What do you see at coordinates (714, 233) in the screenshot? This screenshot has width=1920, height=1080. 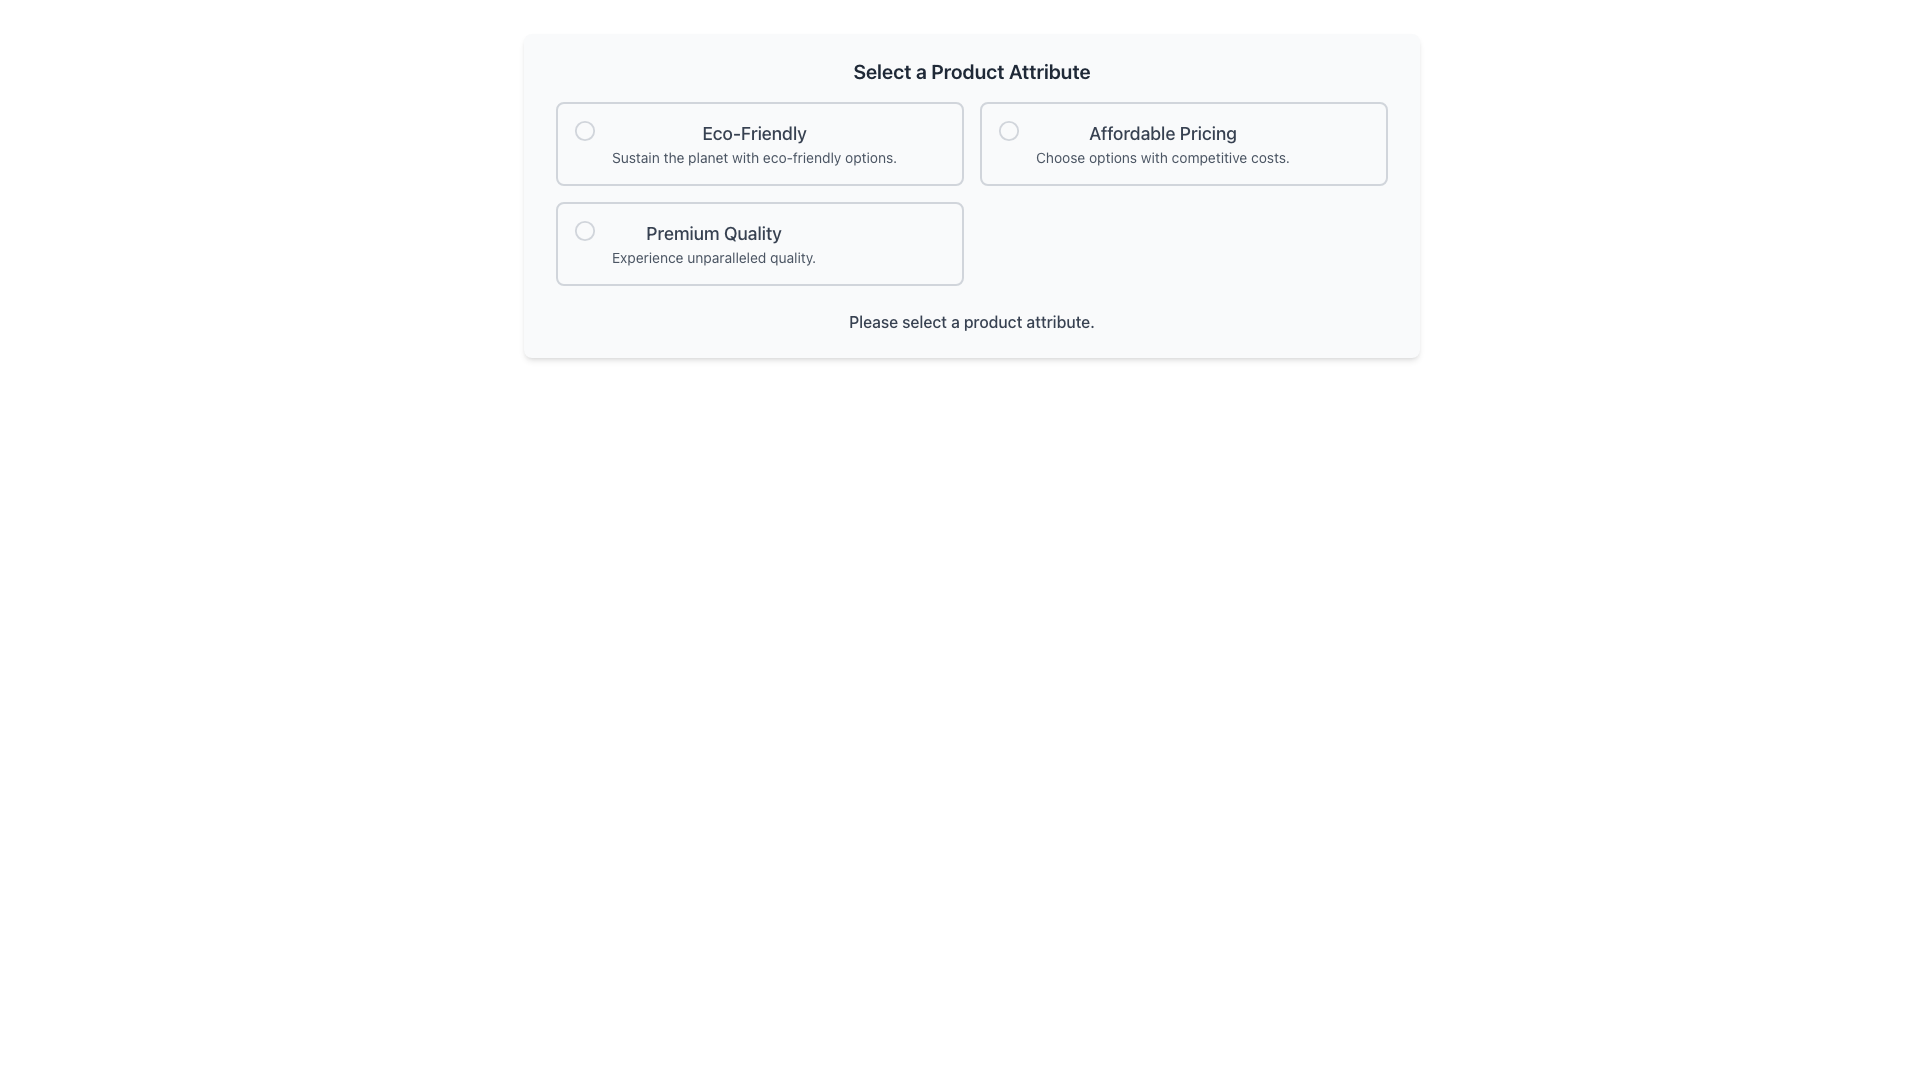 I see `title text element located at the center of the 'Premium Quality' selection option, which provides guidance on the attribute being selected` at bounding box center [714, 233].